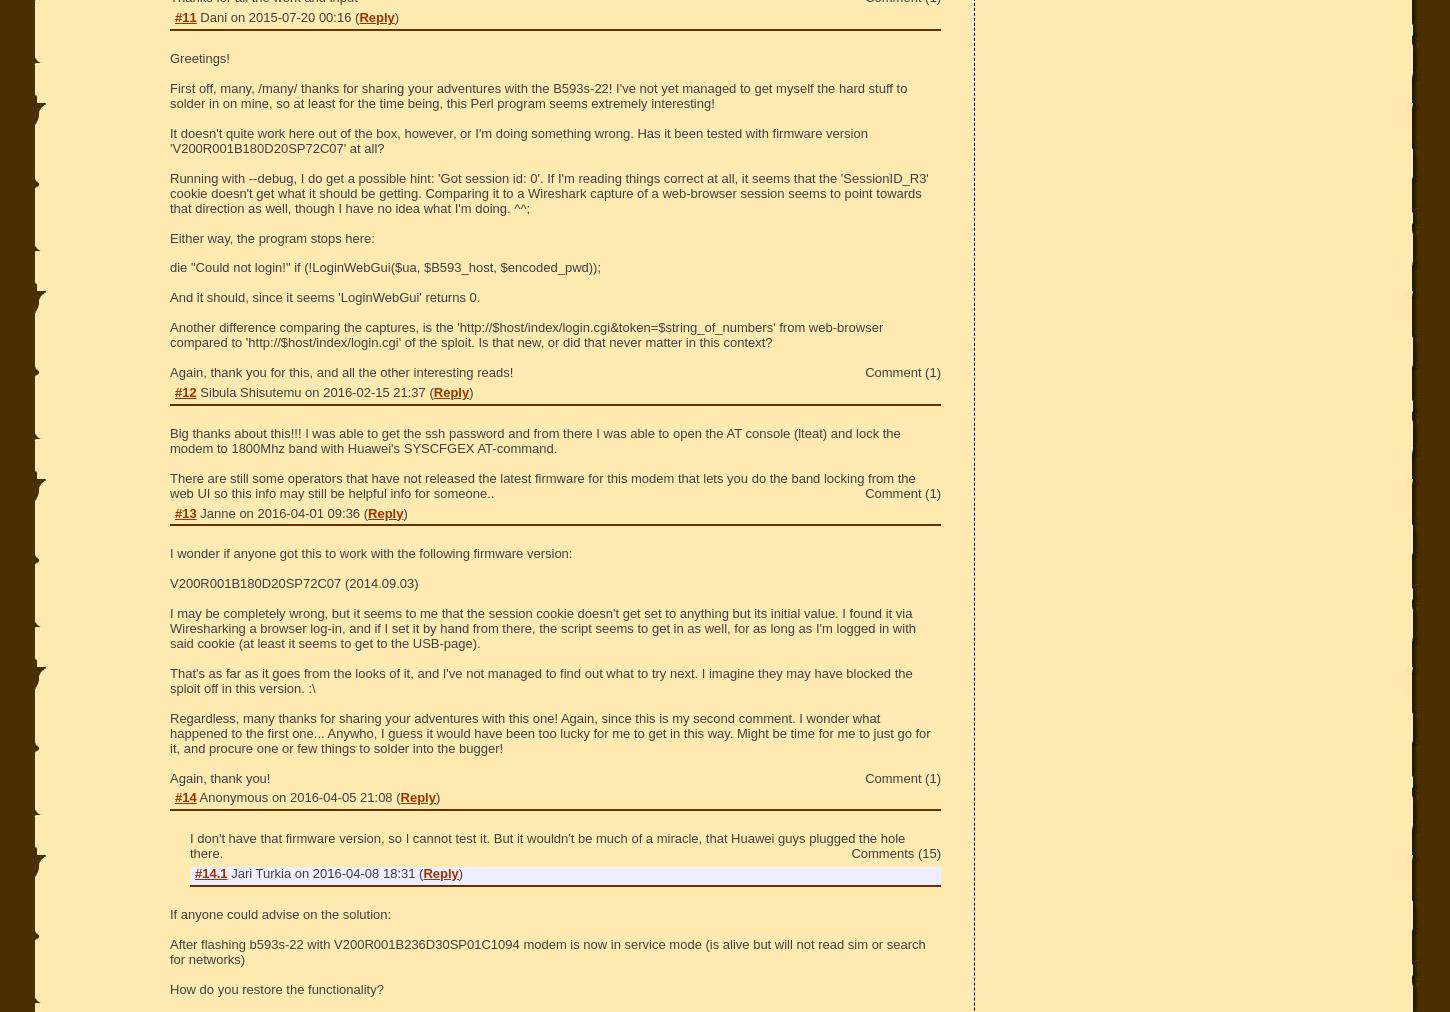 This screenshot has height=1012, width=1450. I want to click on '2016-04-01 09:36', so click(308, 511).